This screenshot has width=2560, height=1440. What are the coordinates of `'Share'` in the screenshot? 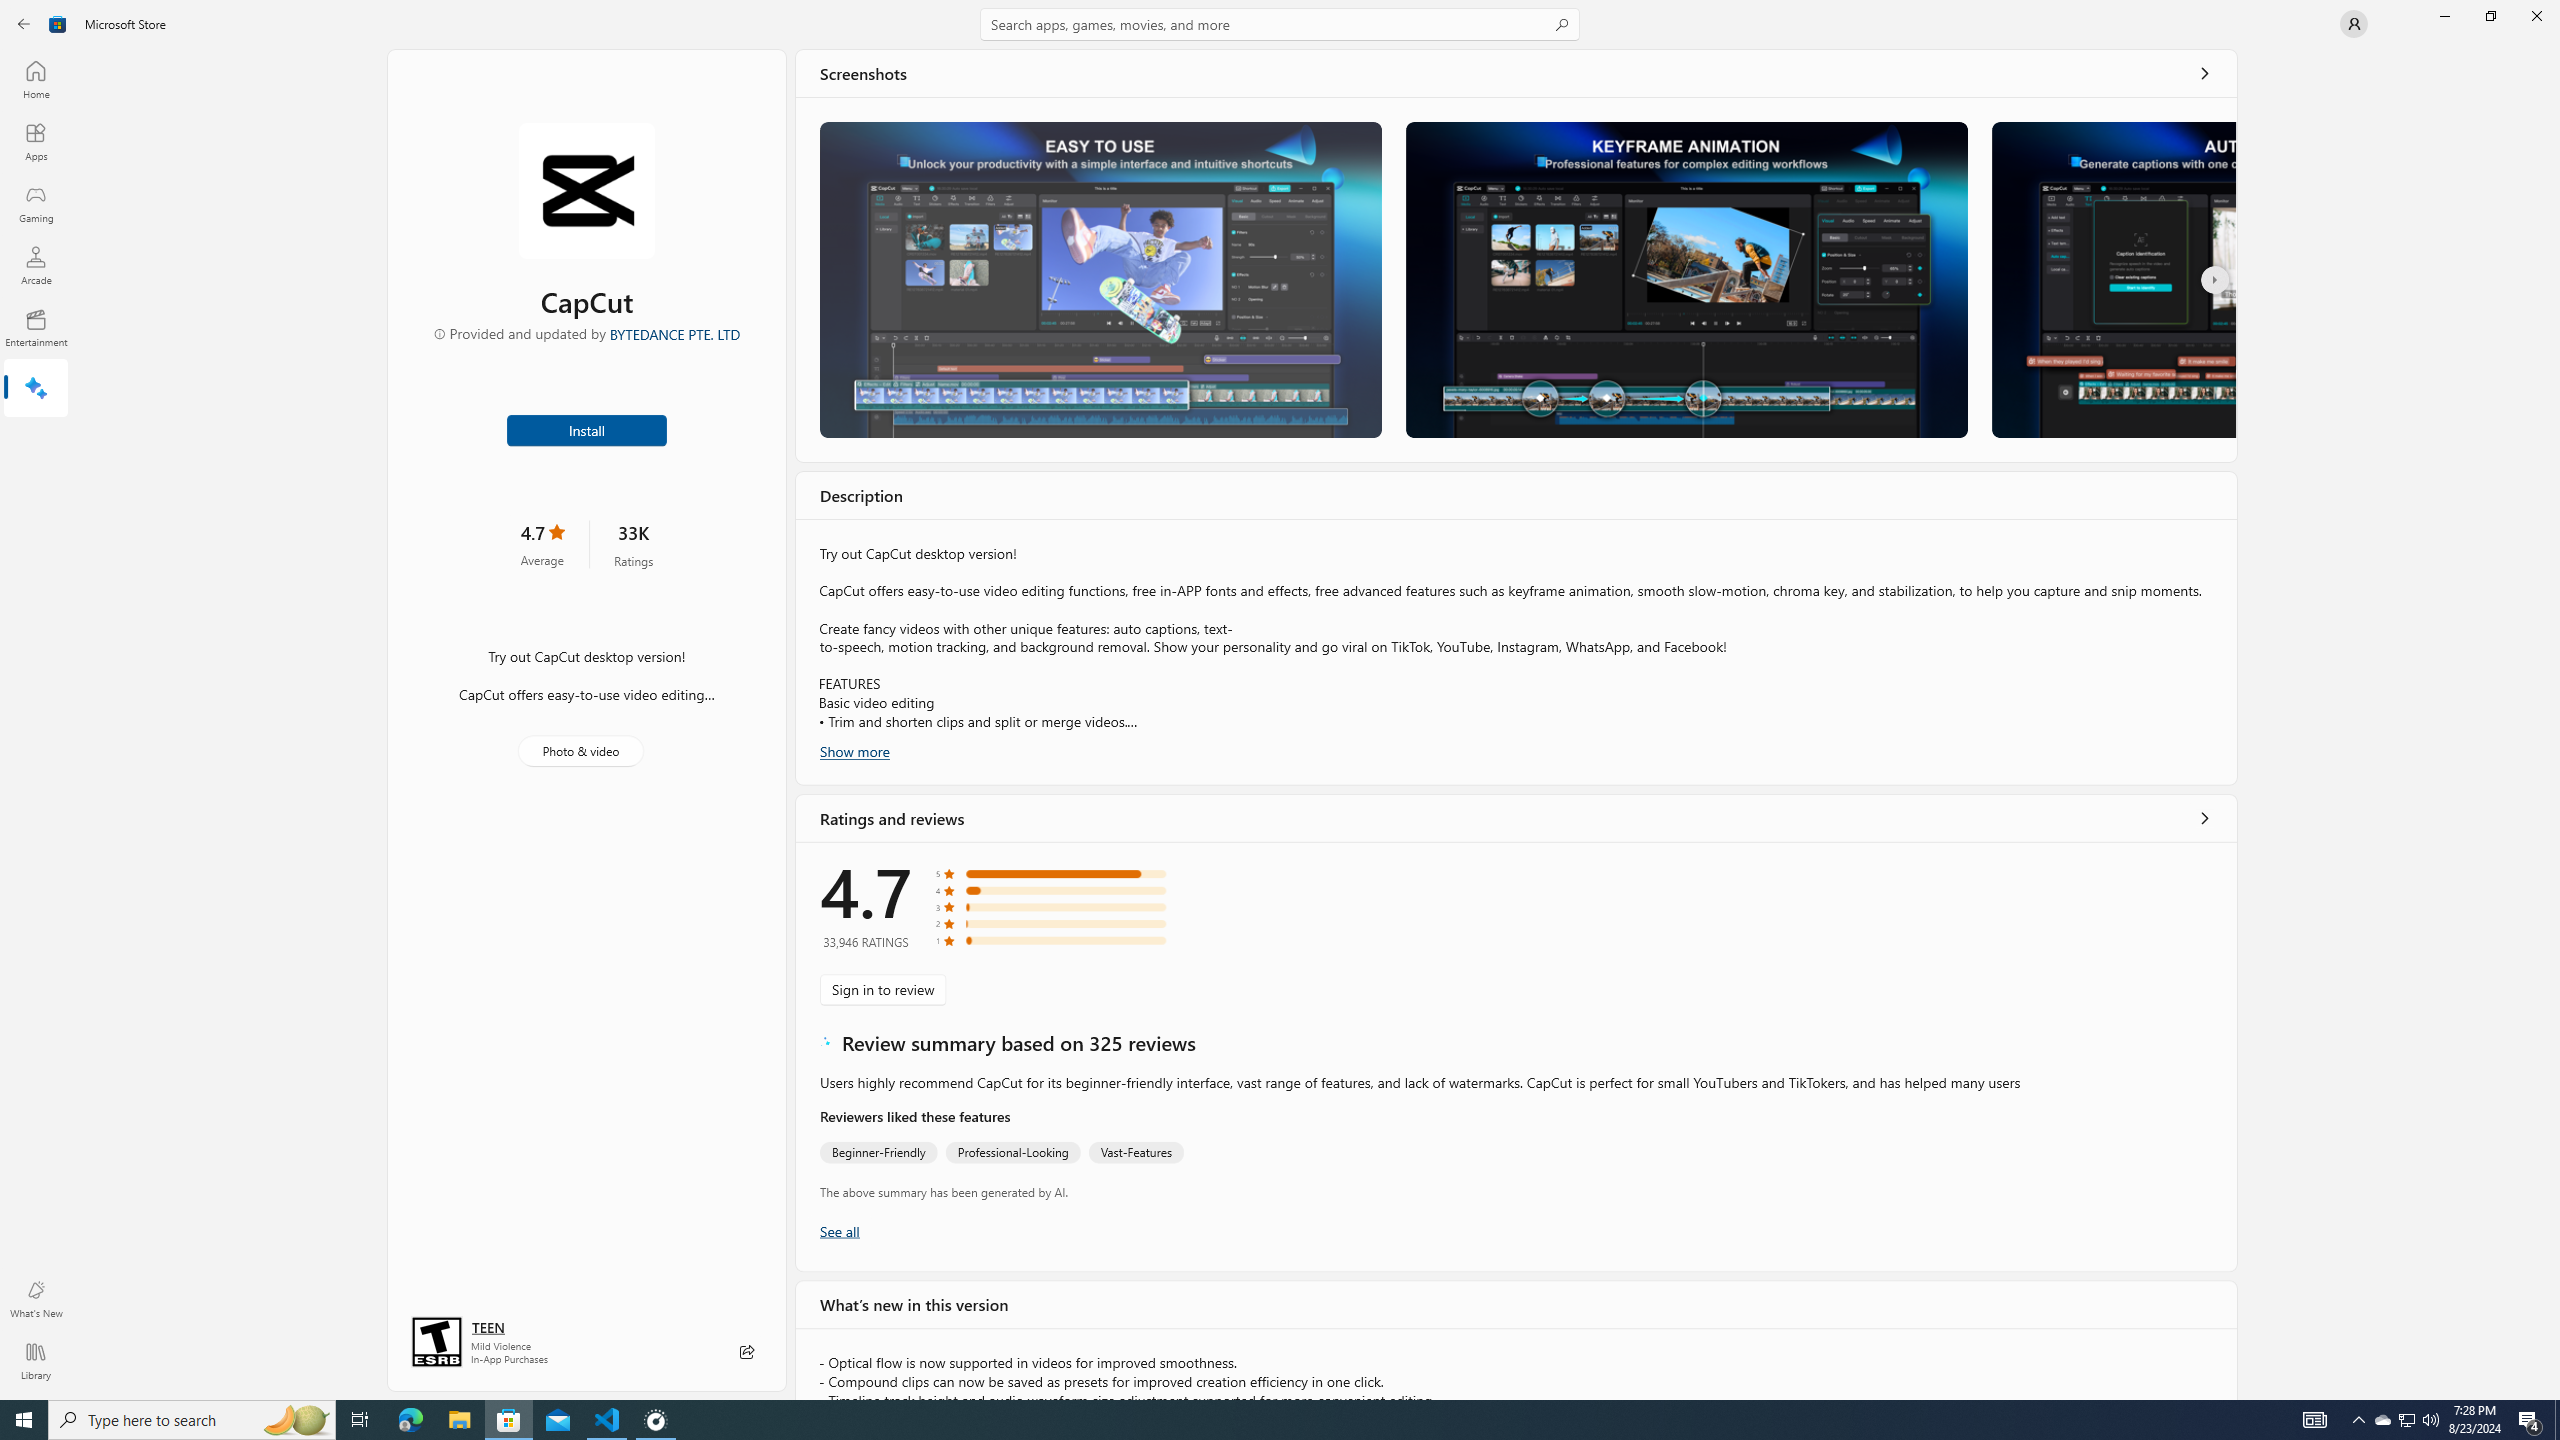 It's located at (746, 1351).